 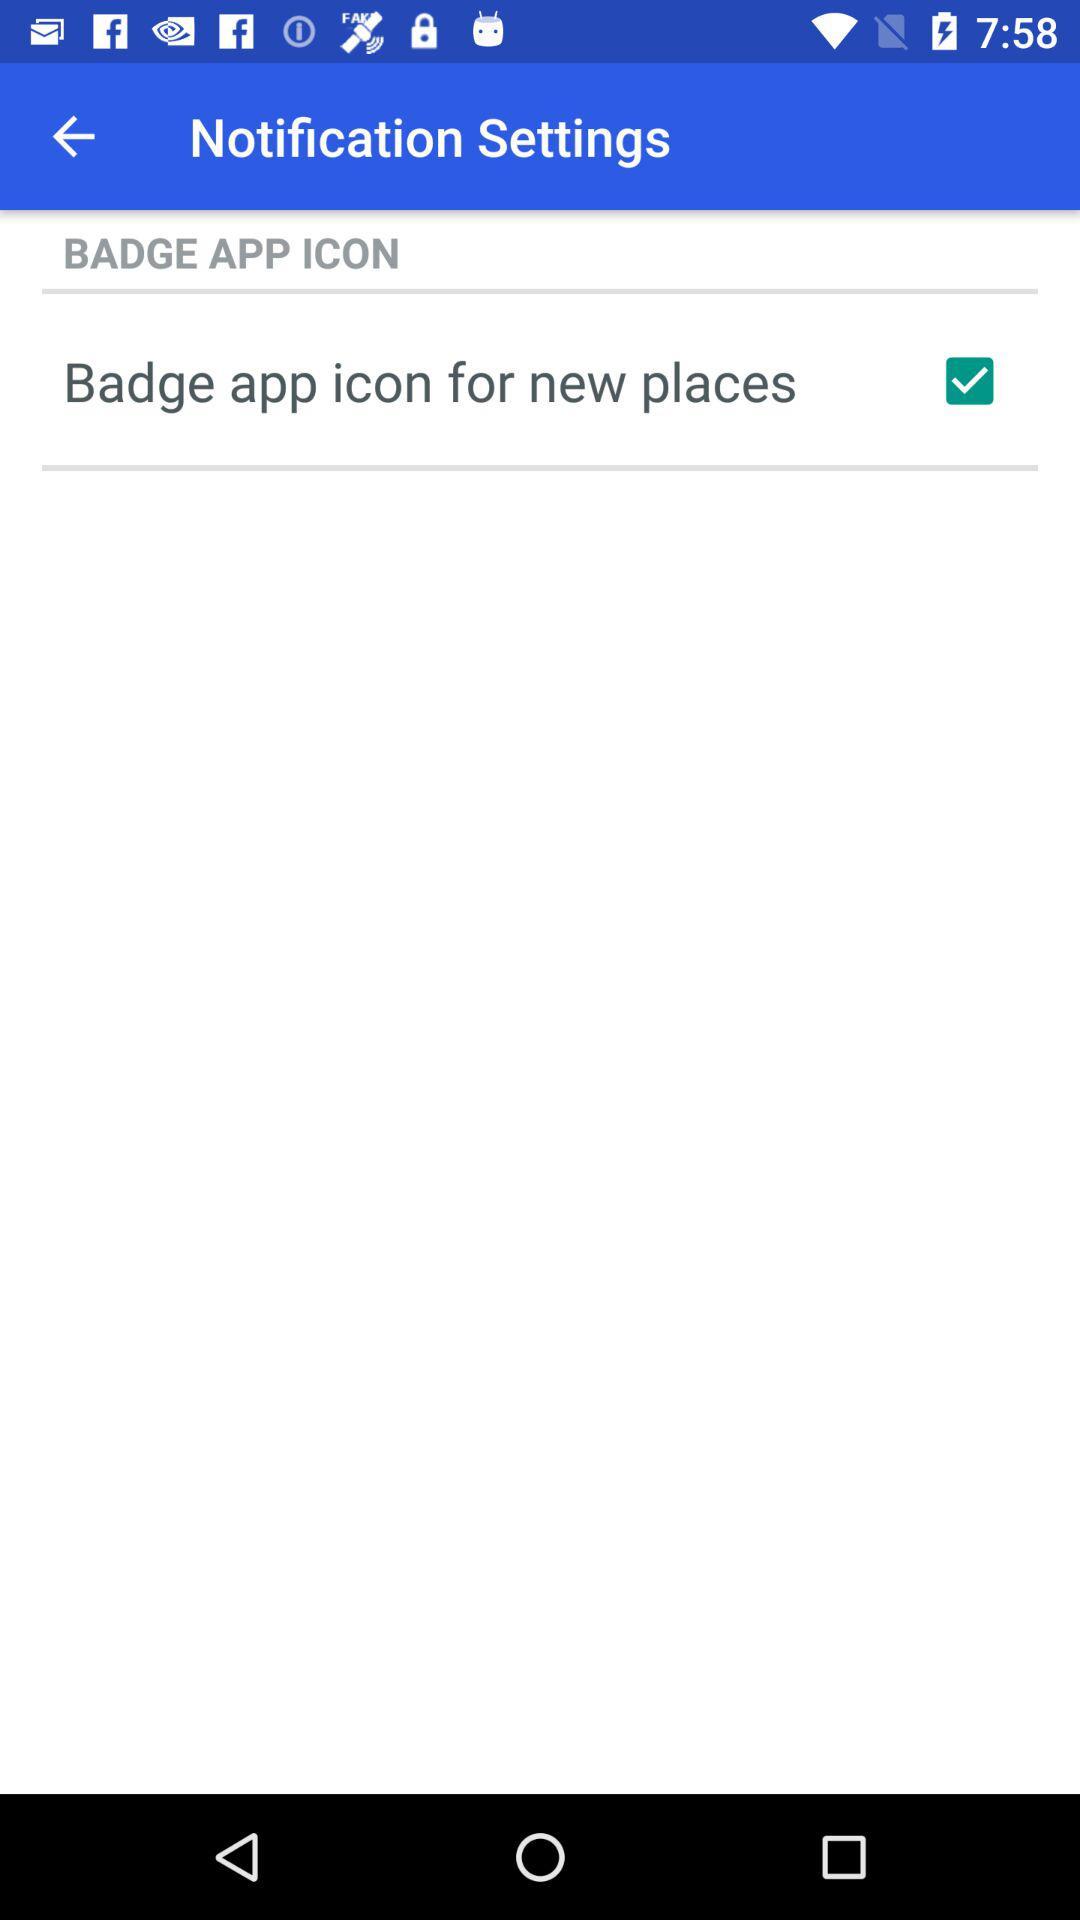 I want to click on the item at the top right corner, so click(x=968, y=380).